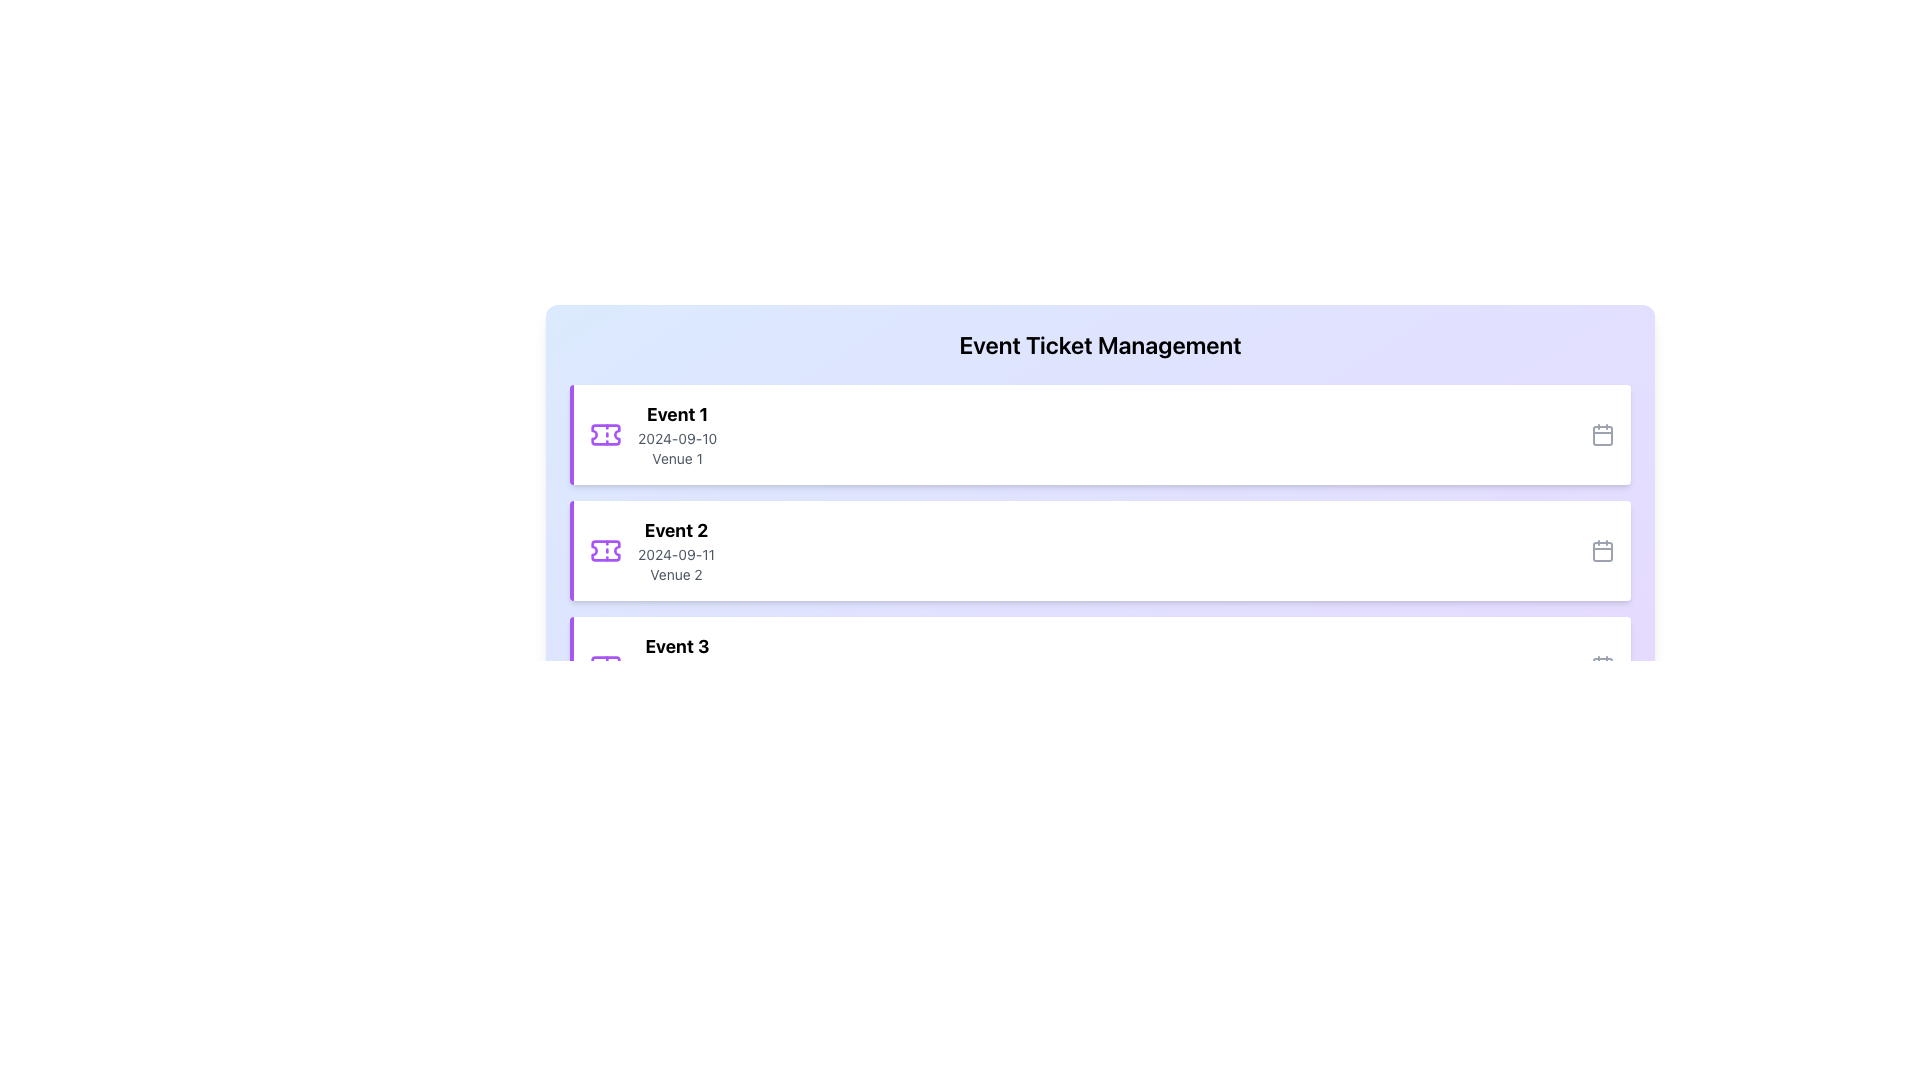 The width and height of the screenshot is (1920, 1080). I want to click on the rounded rectangular ticket silhouette icon, which is purple with a hollow center and positioned to the left of the 'Event 3' text, so click(604, 667).